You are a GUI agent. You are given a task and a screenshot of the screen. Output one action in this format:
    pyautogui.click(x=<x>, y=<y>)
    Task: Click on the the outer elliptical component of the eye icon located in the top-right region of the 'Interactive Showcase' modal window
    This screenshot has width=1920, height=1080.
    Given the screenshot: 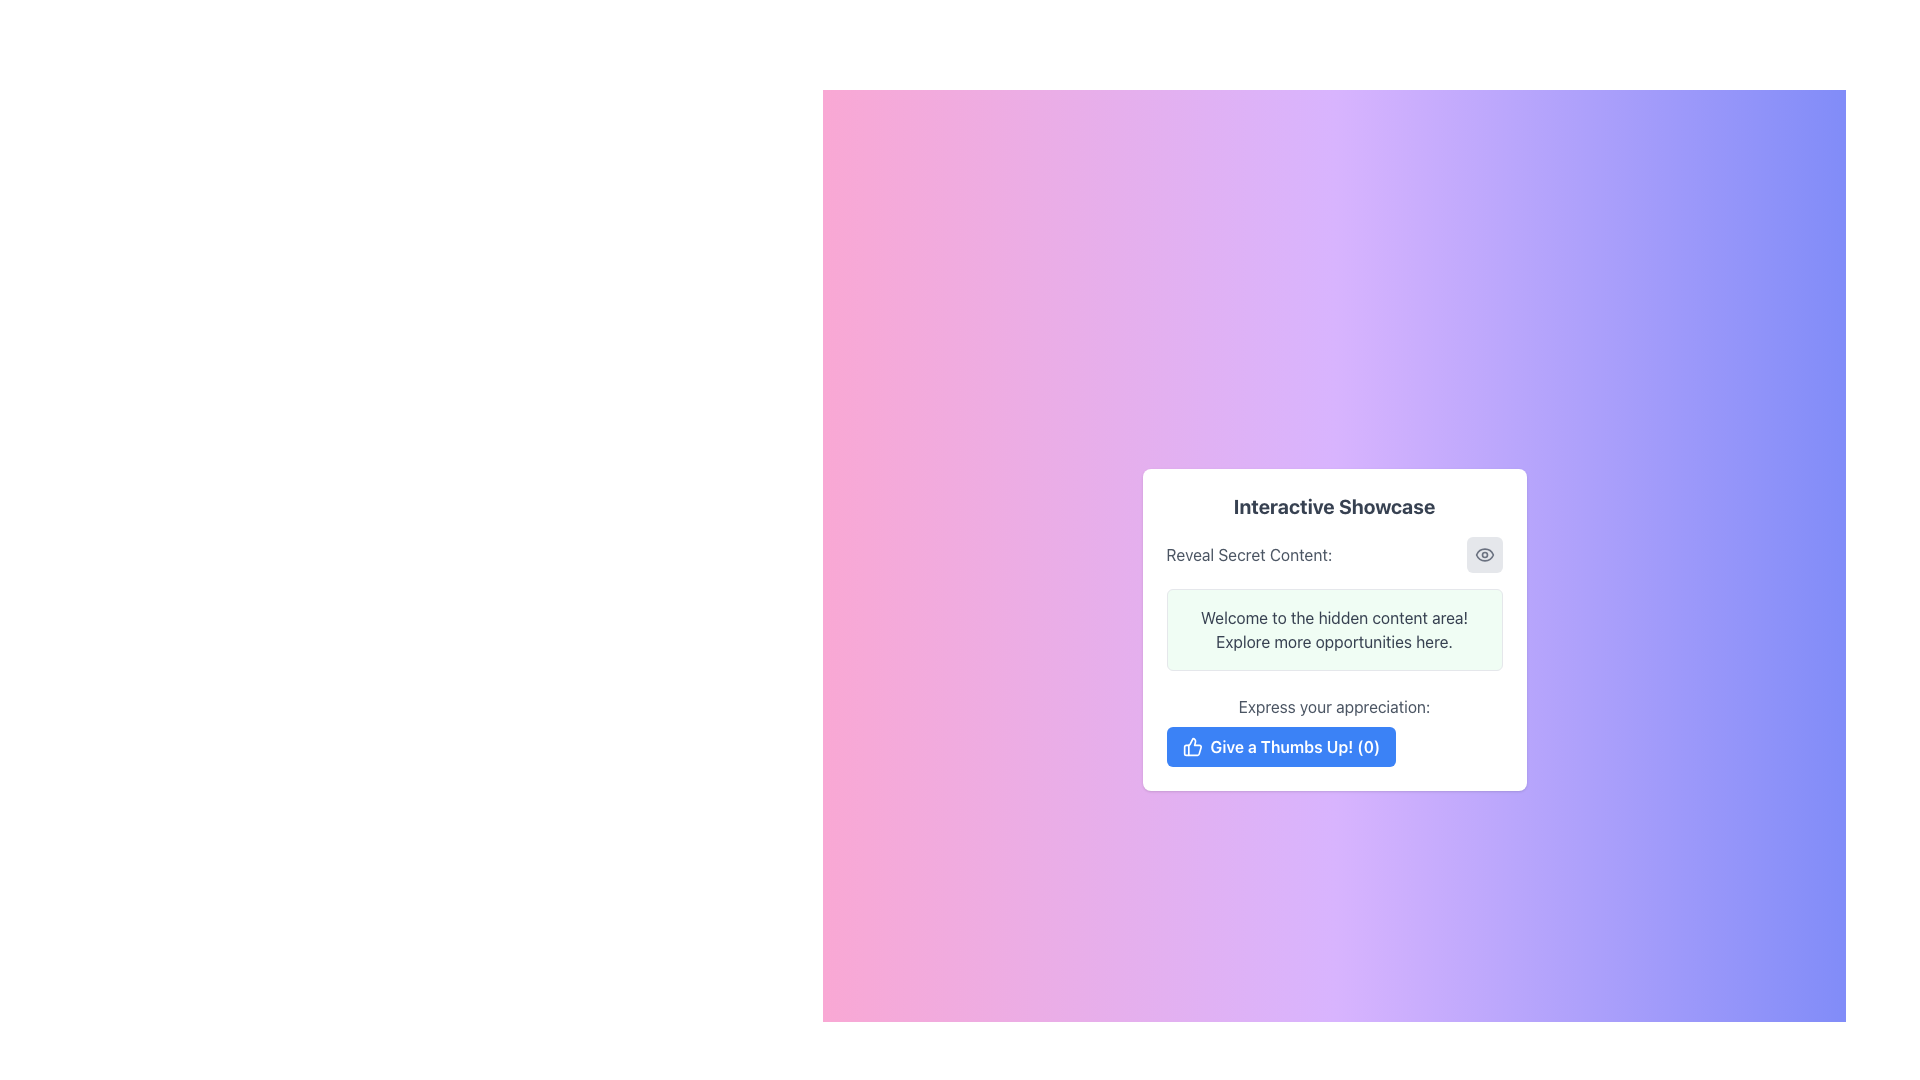 What is the action you would take?
    pyautogui.click(x=1484, y=555)
    